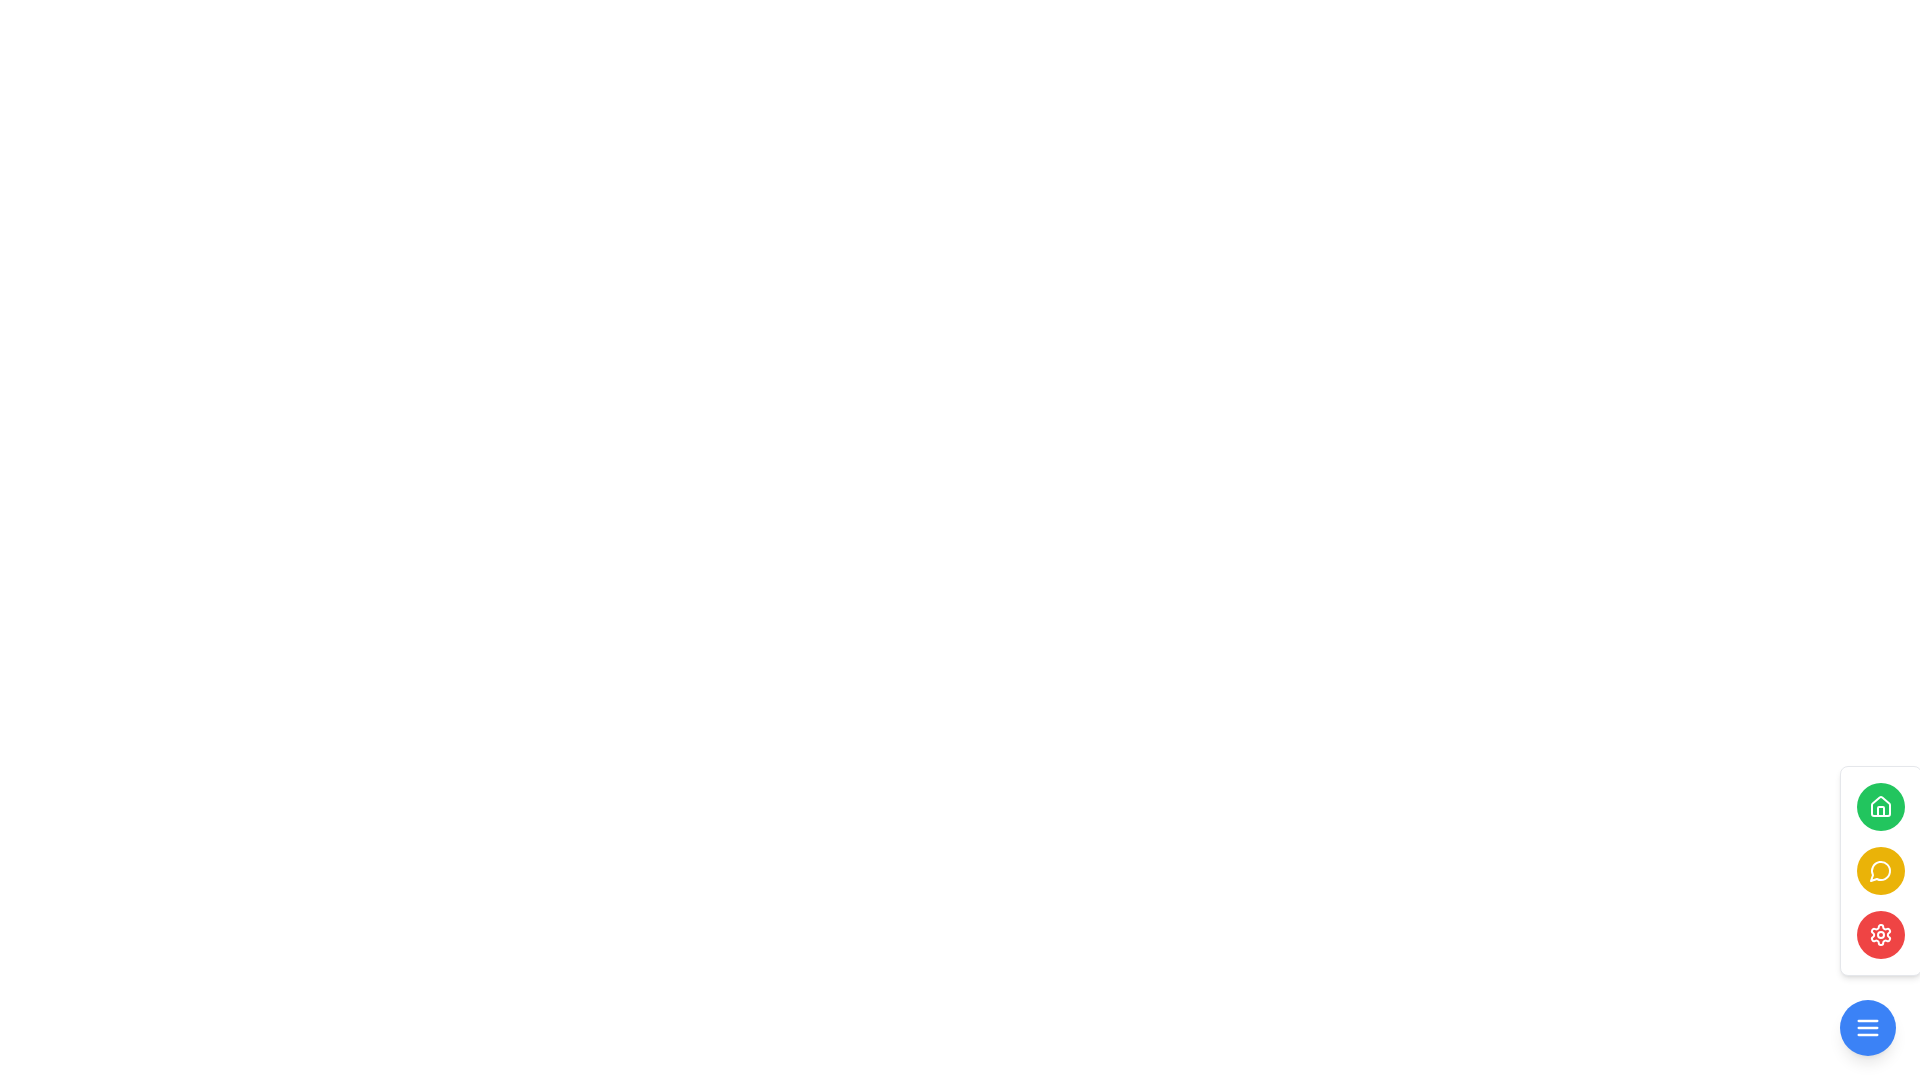 This screenshot has height=1080, width=1920. Describe the element at coordinates (1880, 805) in the screenshot. I see `the house icon located at the top of the vertical button stack on the right side of the interface` at that location.